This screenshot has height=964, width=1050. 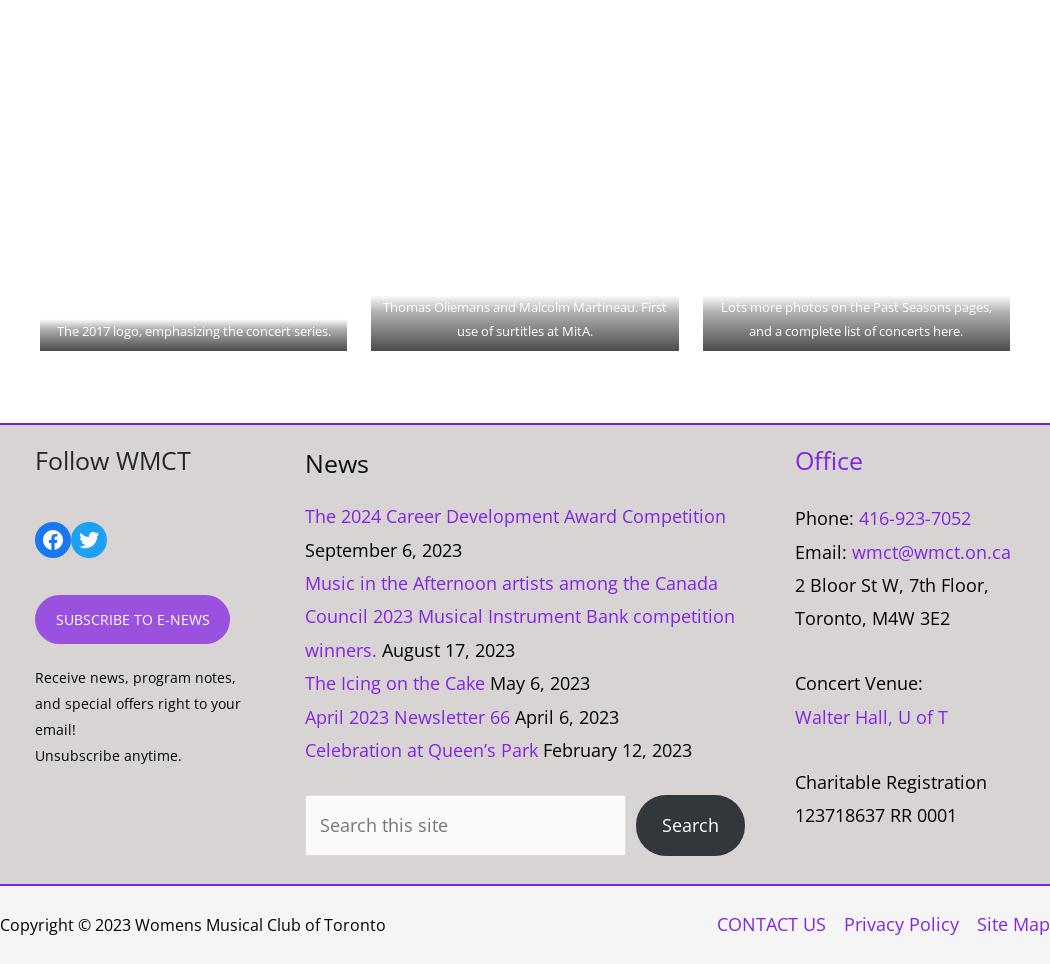 I want to click on 'May 6, 2023', so click(x=489, y=681).